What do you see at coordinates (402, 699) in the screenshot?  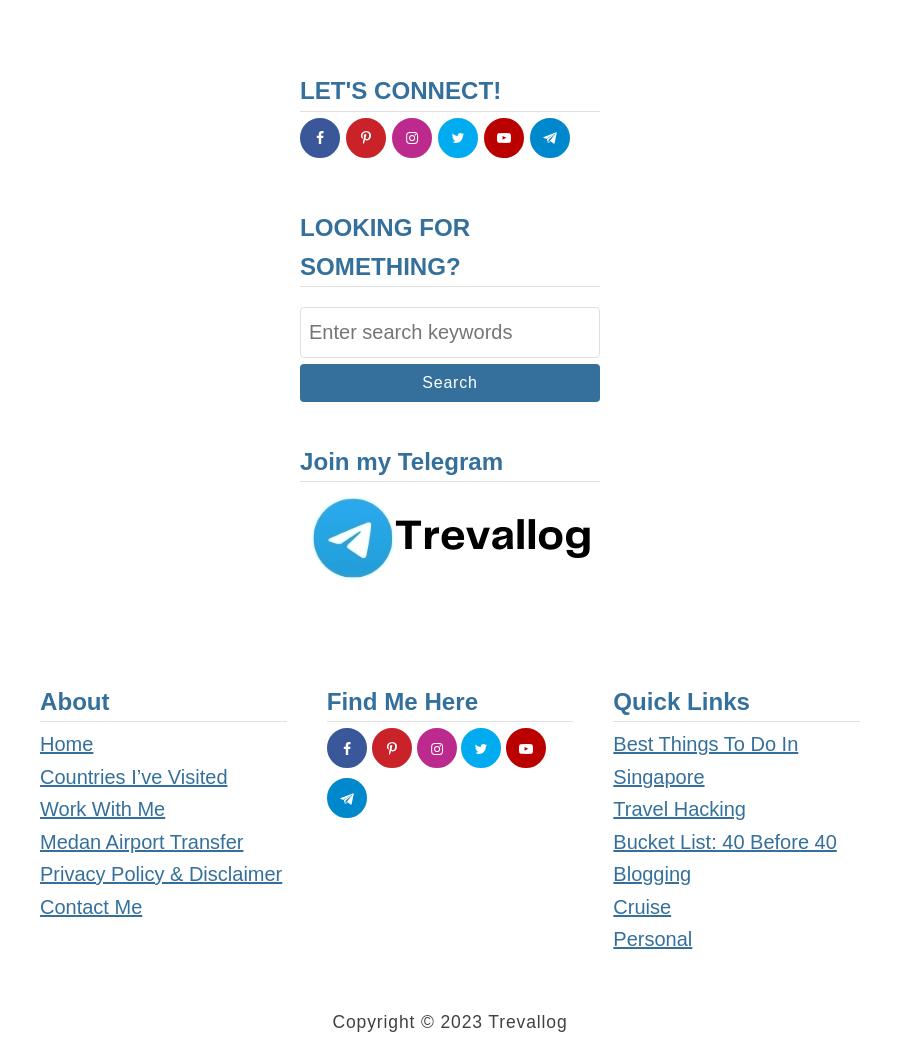 I see `'Find Me Here'` at bounding box center [402, 699].